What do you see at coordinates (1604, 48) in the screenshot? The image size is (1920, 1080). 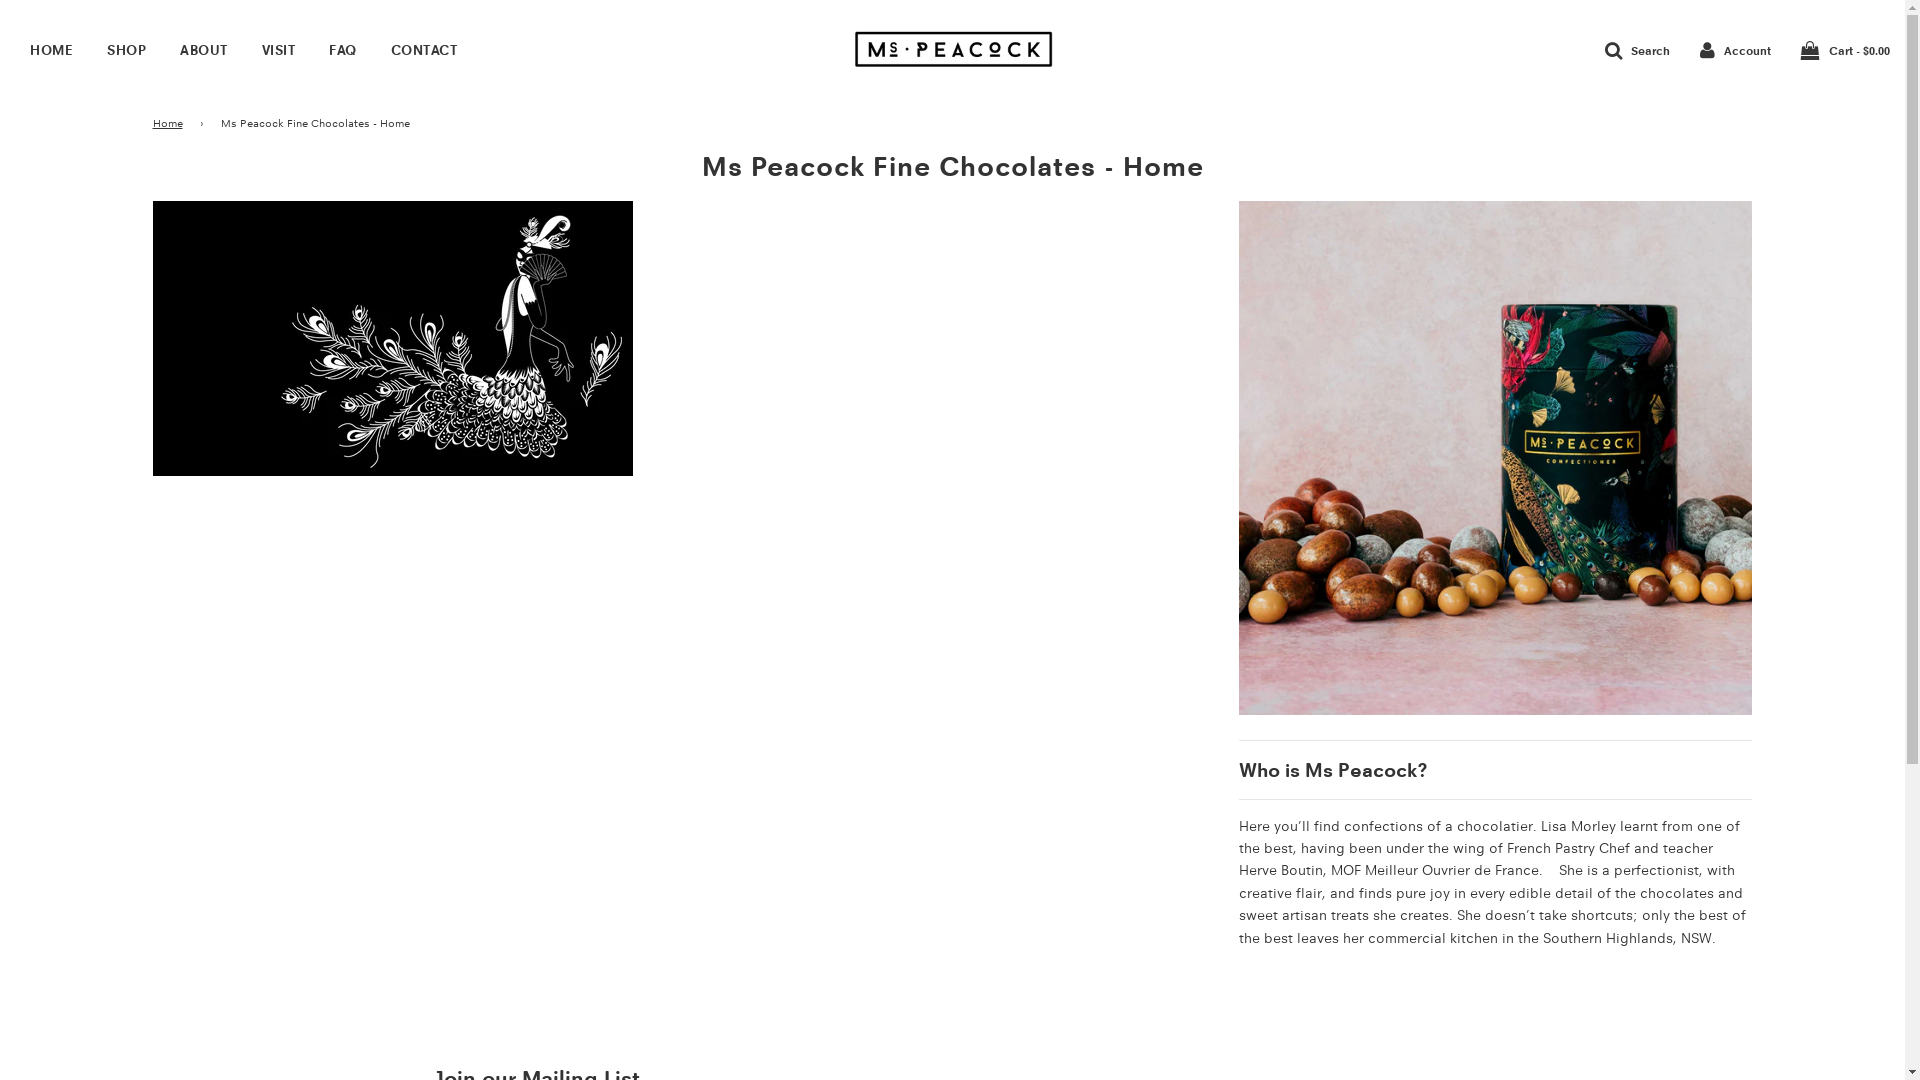 I see `'Search'` at bounding box center [1604, 48].